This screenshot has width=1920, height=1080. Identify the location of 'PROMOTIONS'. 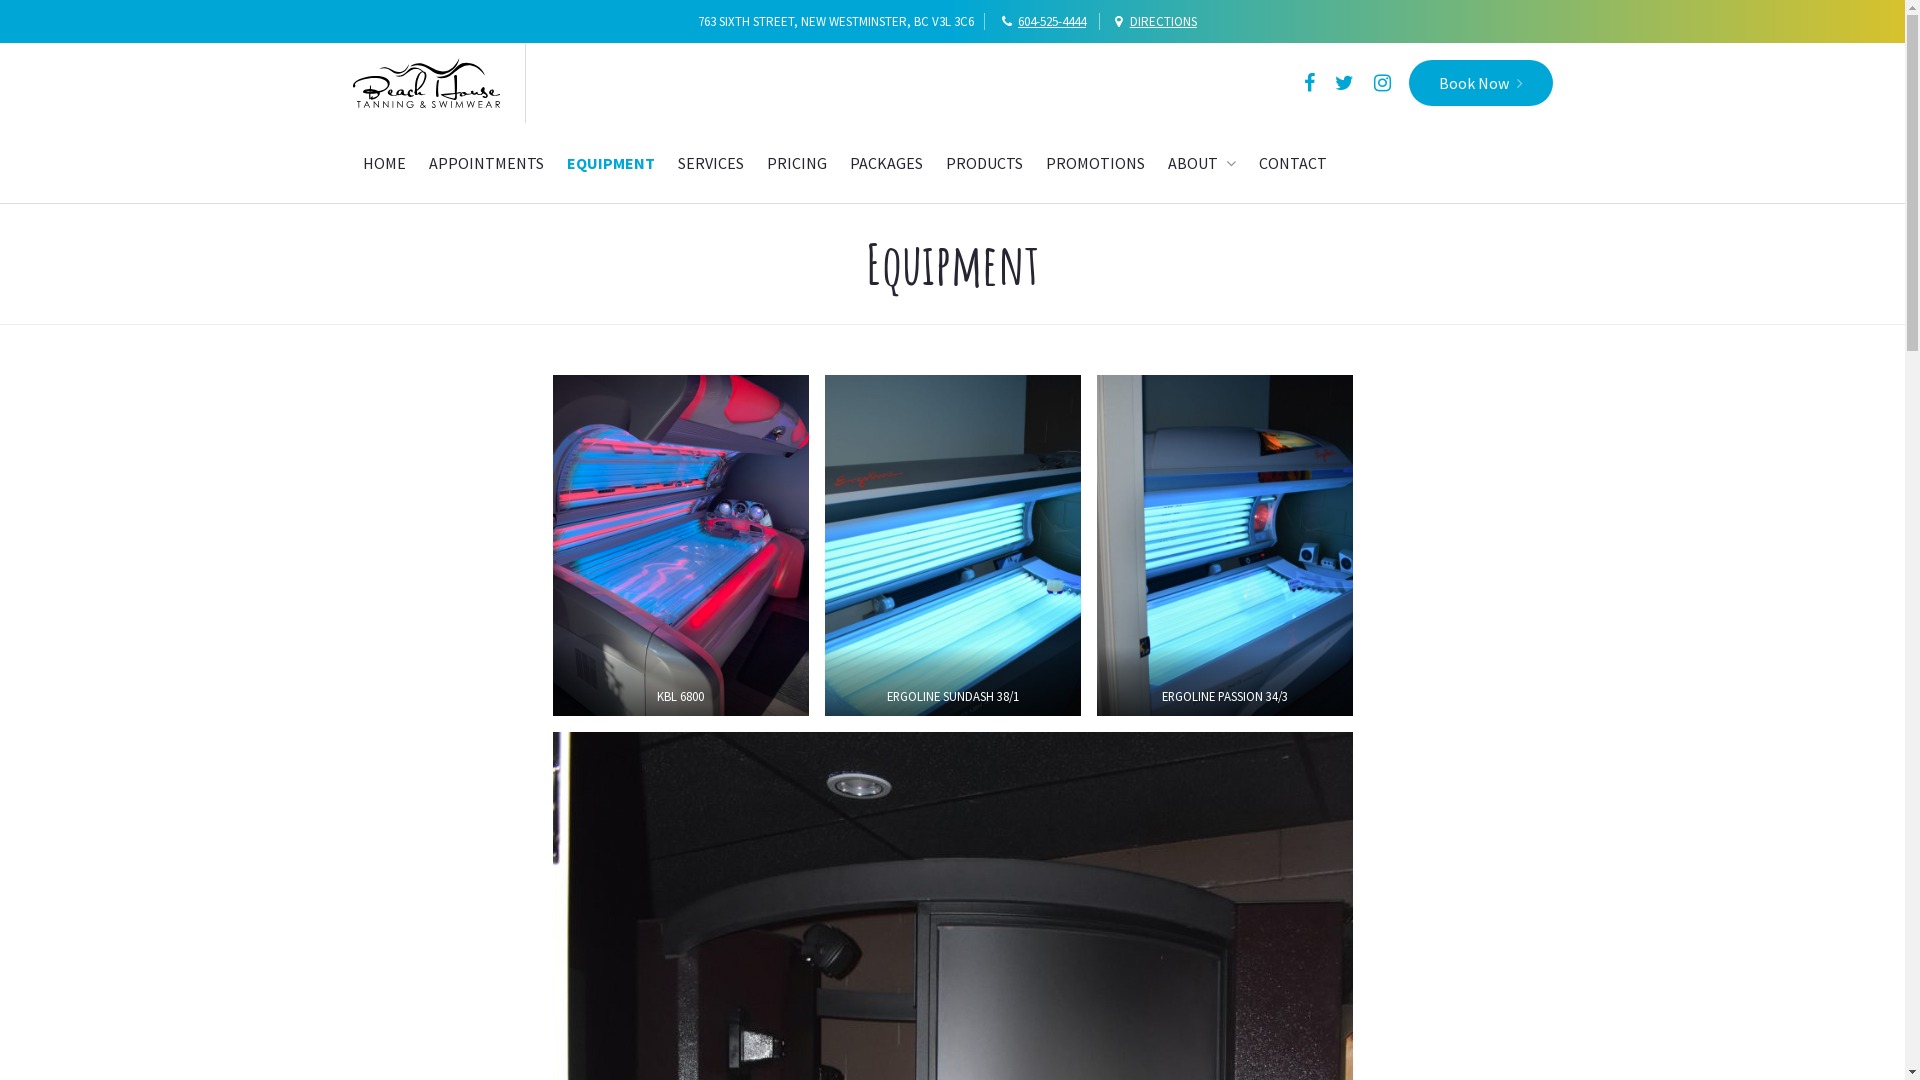
(1094, 161).